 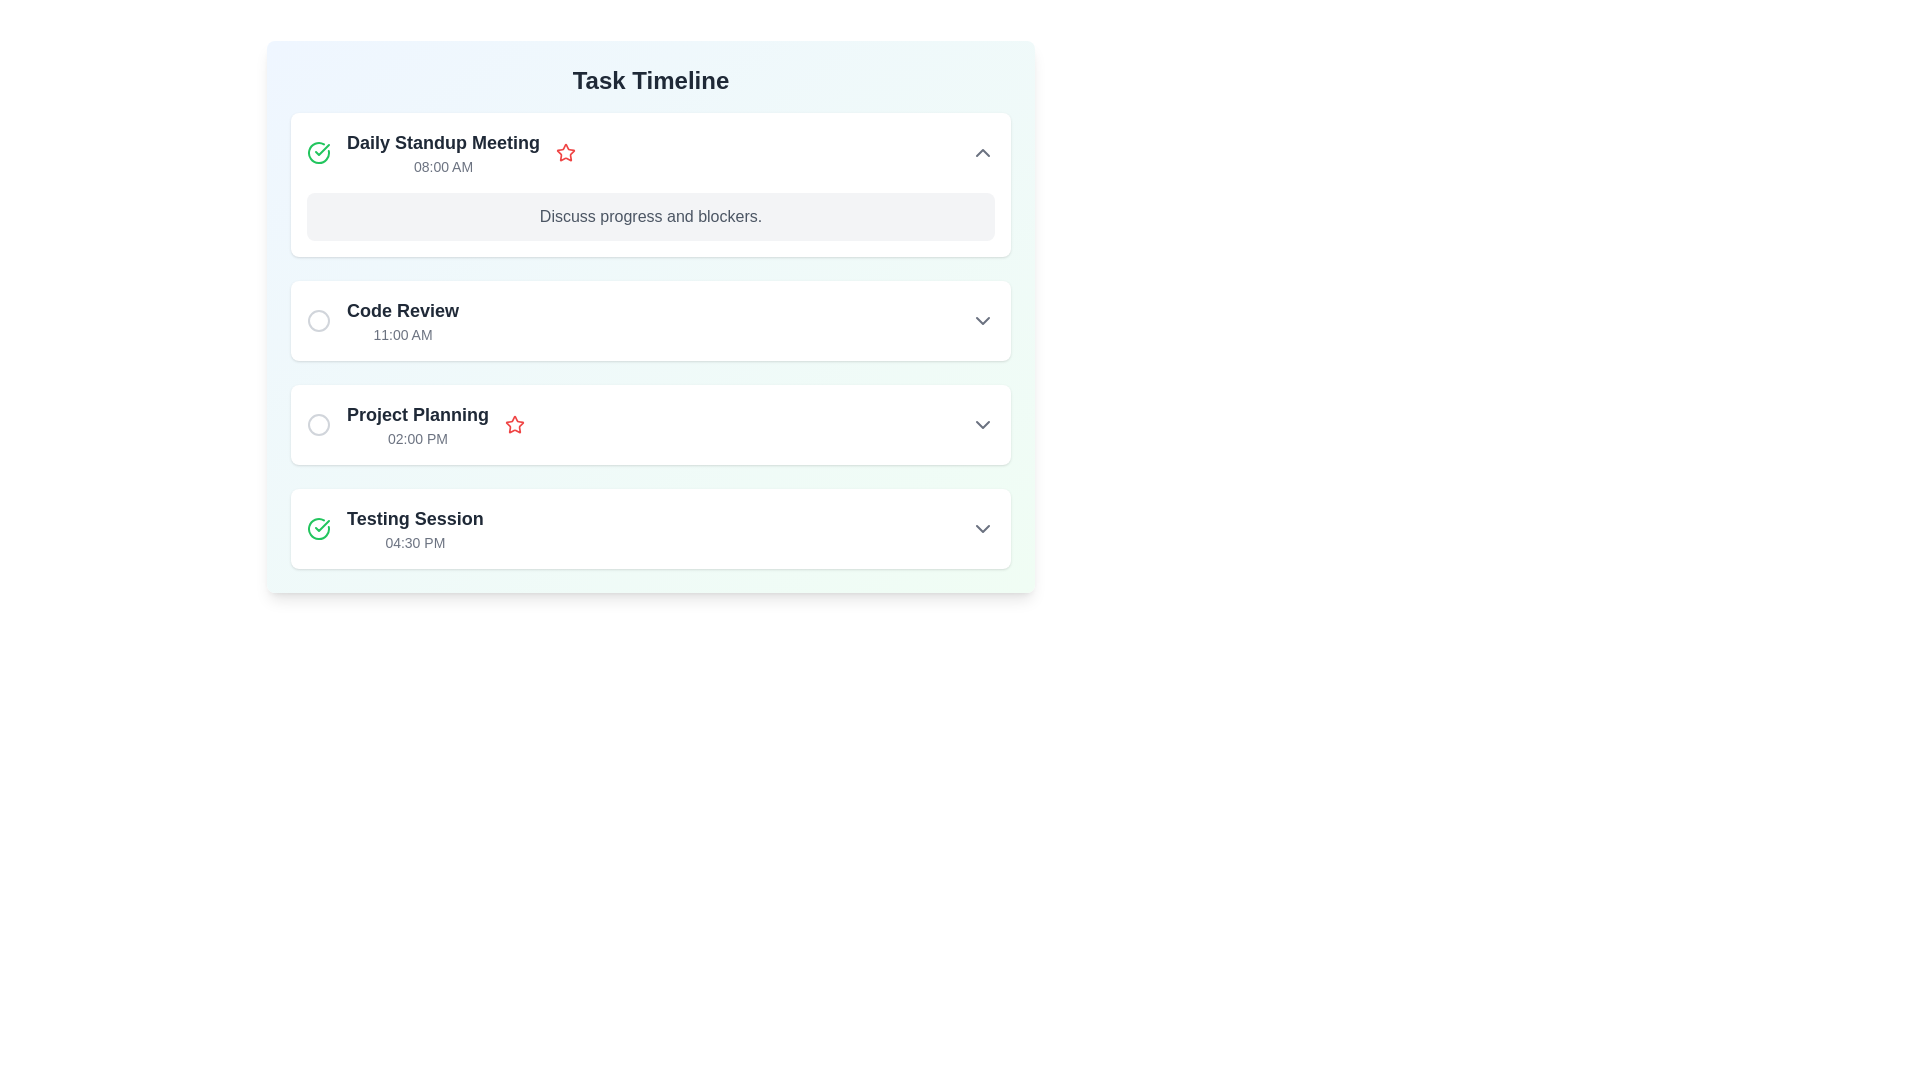 What do you see at coordinates (317, 527) in the screenshot?
I see `the status indication of the circular icon with a green outline and checkmark, located to the left of the text 'Testing Session 04:30 PM'` at bounding box center [317, 527].